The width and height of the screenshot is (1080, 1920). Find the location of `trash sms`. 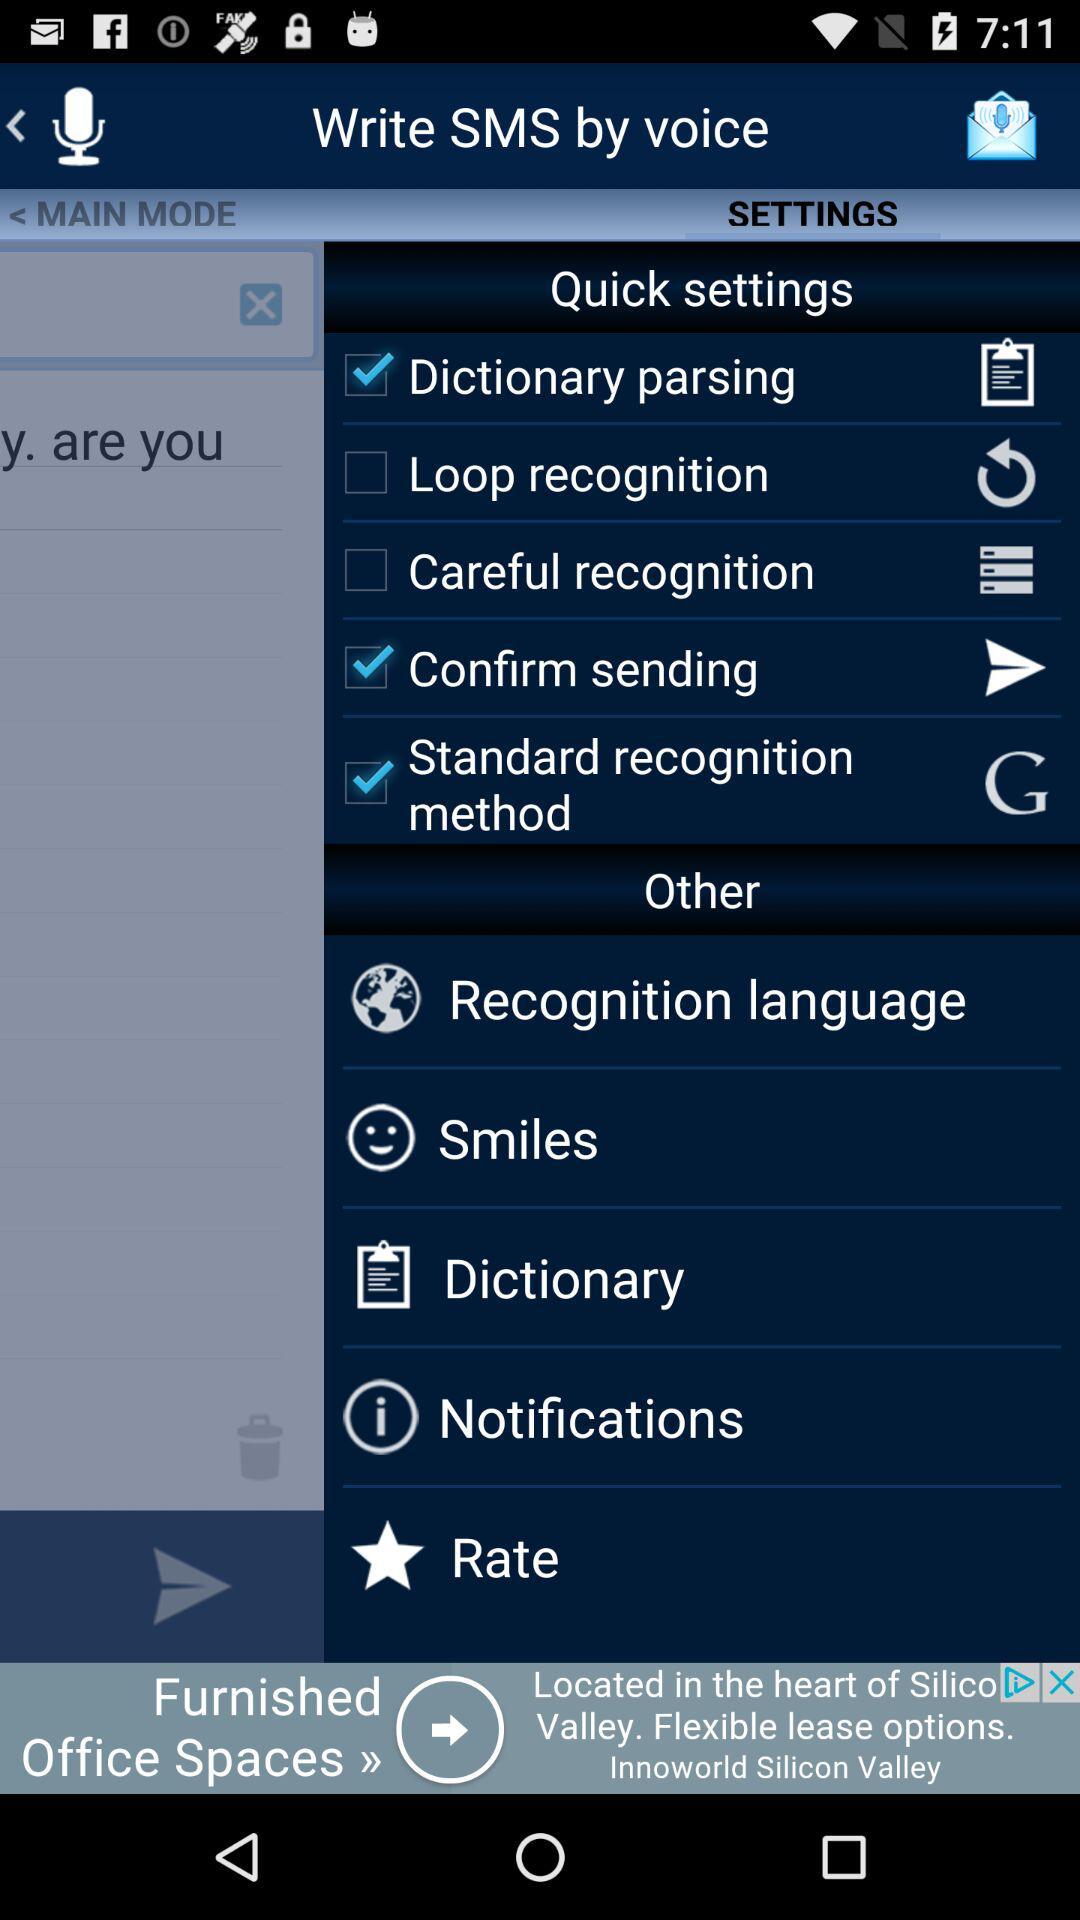

trash sms is located at coordinates (259, 1447).